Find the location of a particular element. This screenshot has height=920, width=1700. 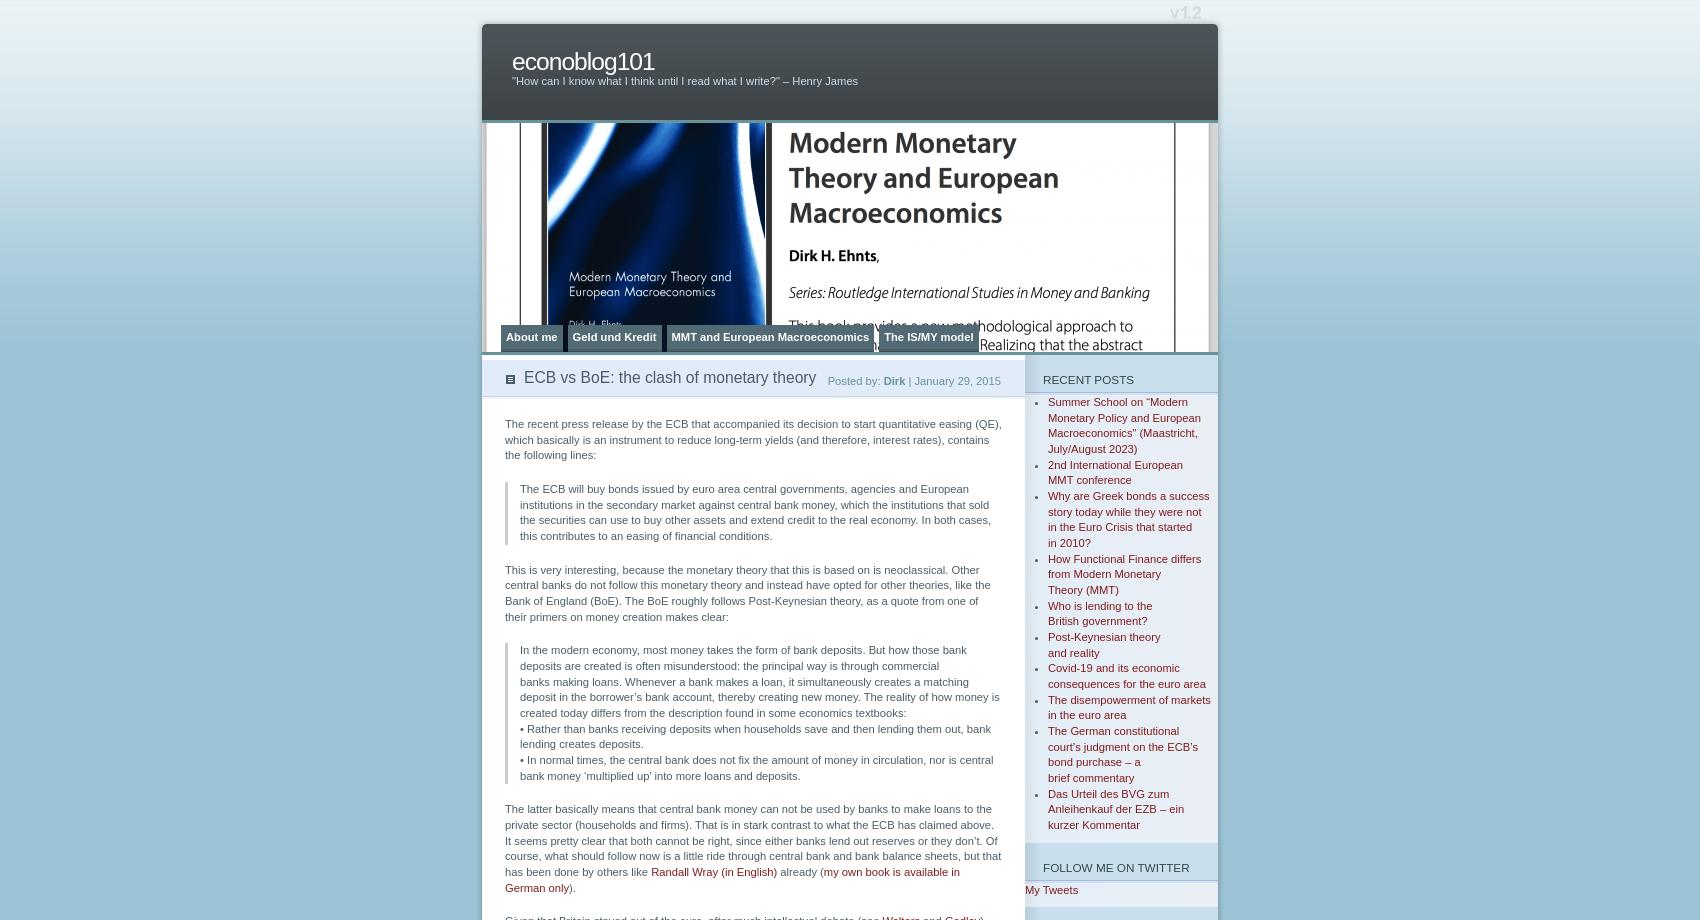

'My Tweets' is located at coordinates (1023, 887).